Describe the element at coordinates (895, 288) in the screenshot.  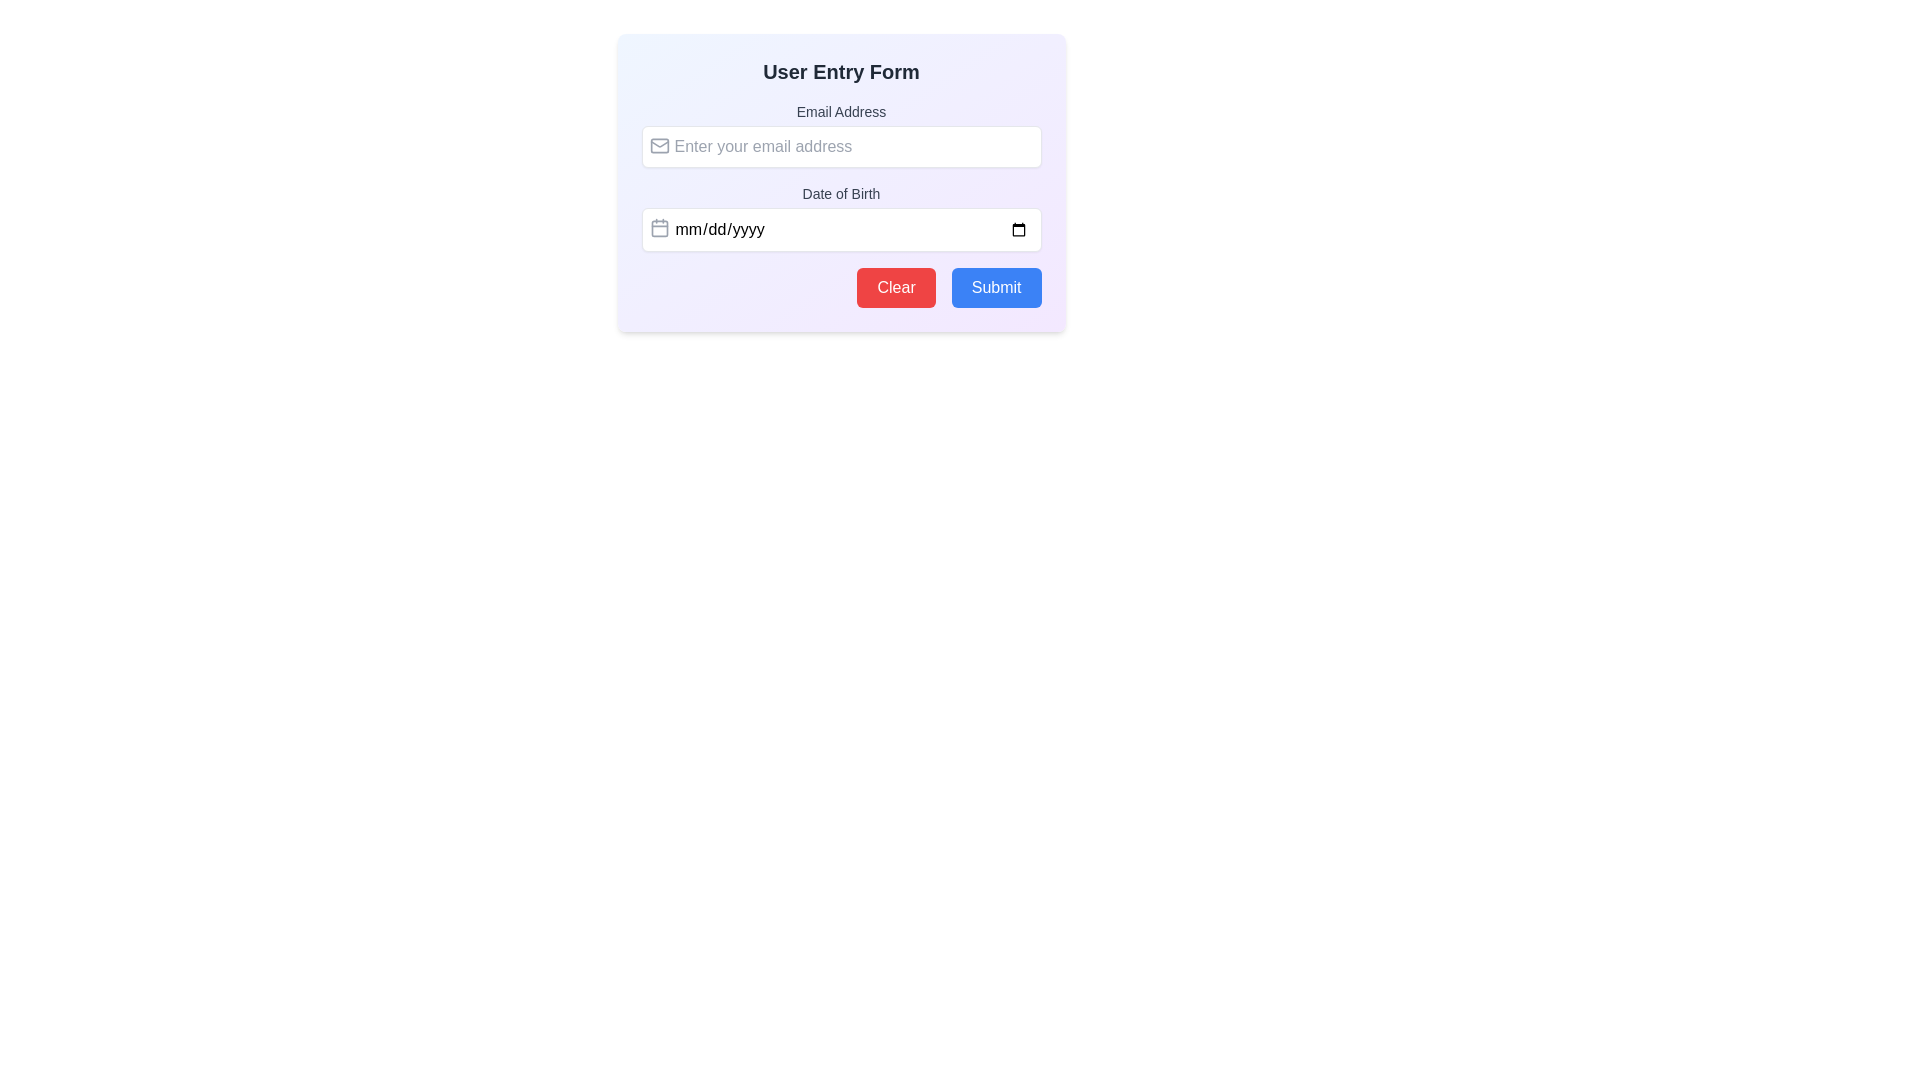
I see `the reset button, which is the first button in the form located to the left of the 'Submit' button` at that location.